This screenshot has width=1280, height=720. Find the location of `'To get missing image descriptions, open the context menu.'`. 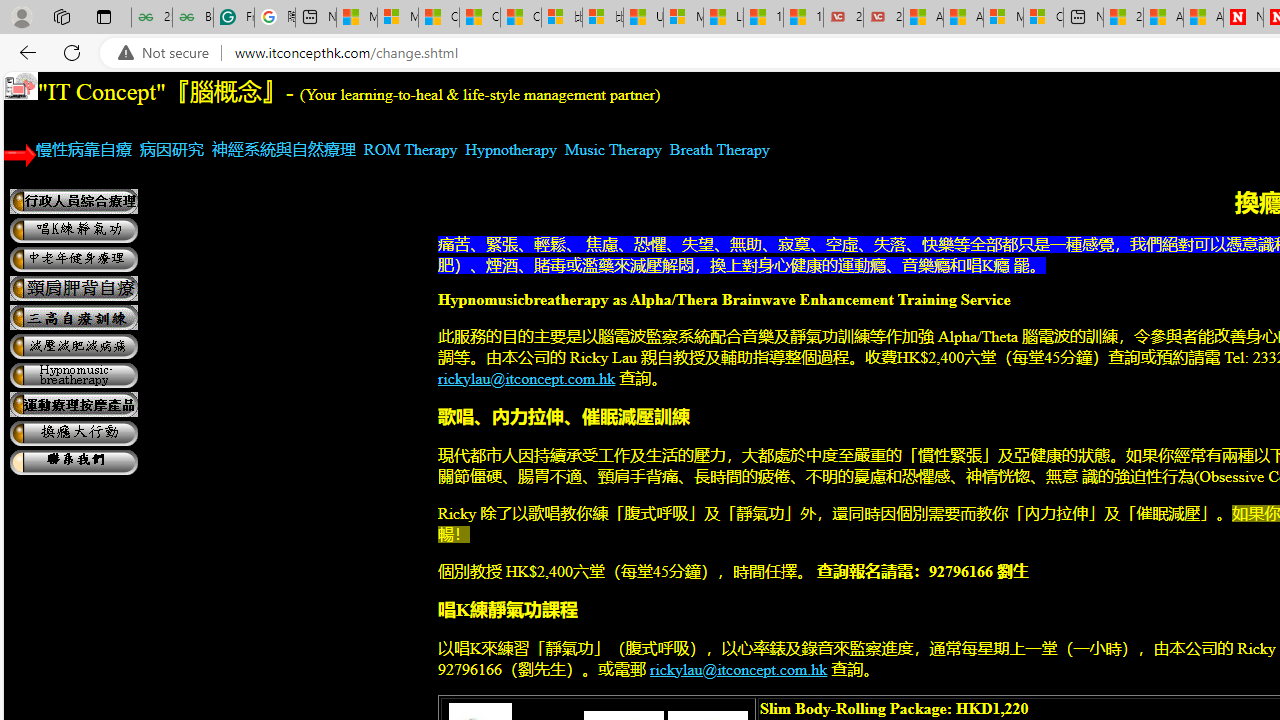

'To get missing image descriptions, open the context menu.' is located at coordinates (21, 85).